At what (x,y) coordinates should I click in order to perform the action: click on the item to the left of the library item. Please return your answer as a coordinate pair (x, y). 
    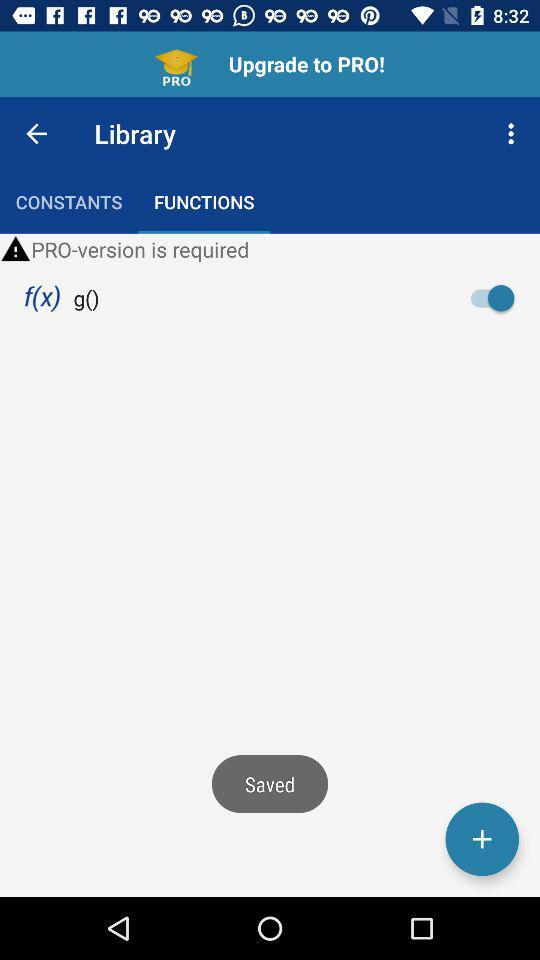
    Looking at the image, I should click on (36, 132).